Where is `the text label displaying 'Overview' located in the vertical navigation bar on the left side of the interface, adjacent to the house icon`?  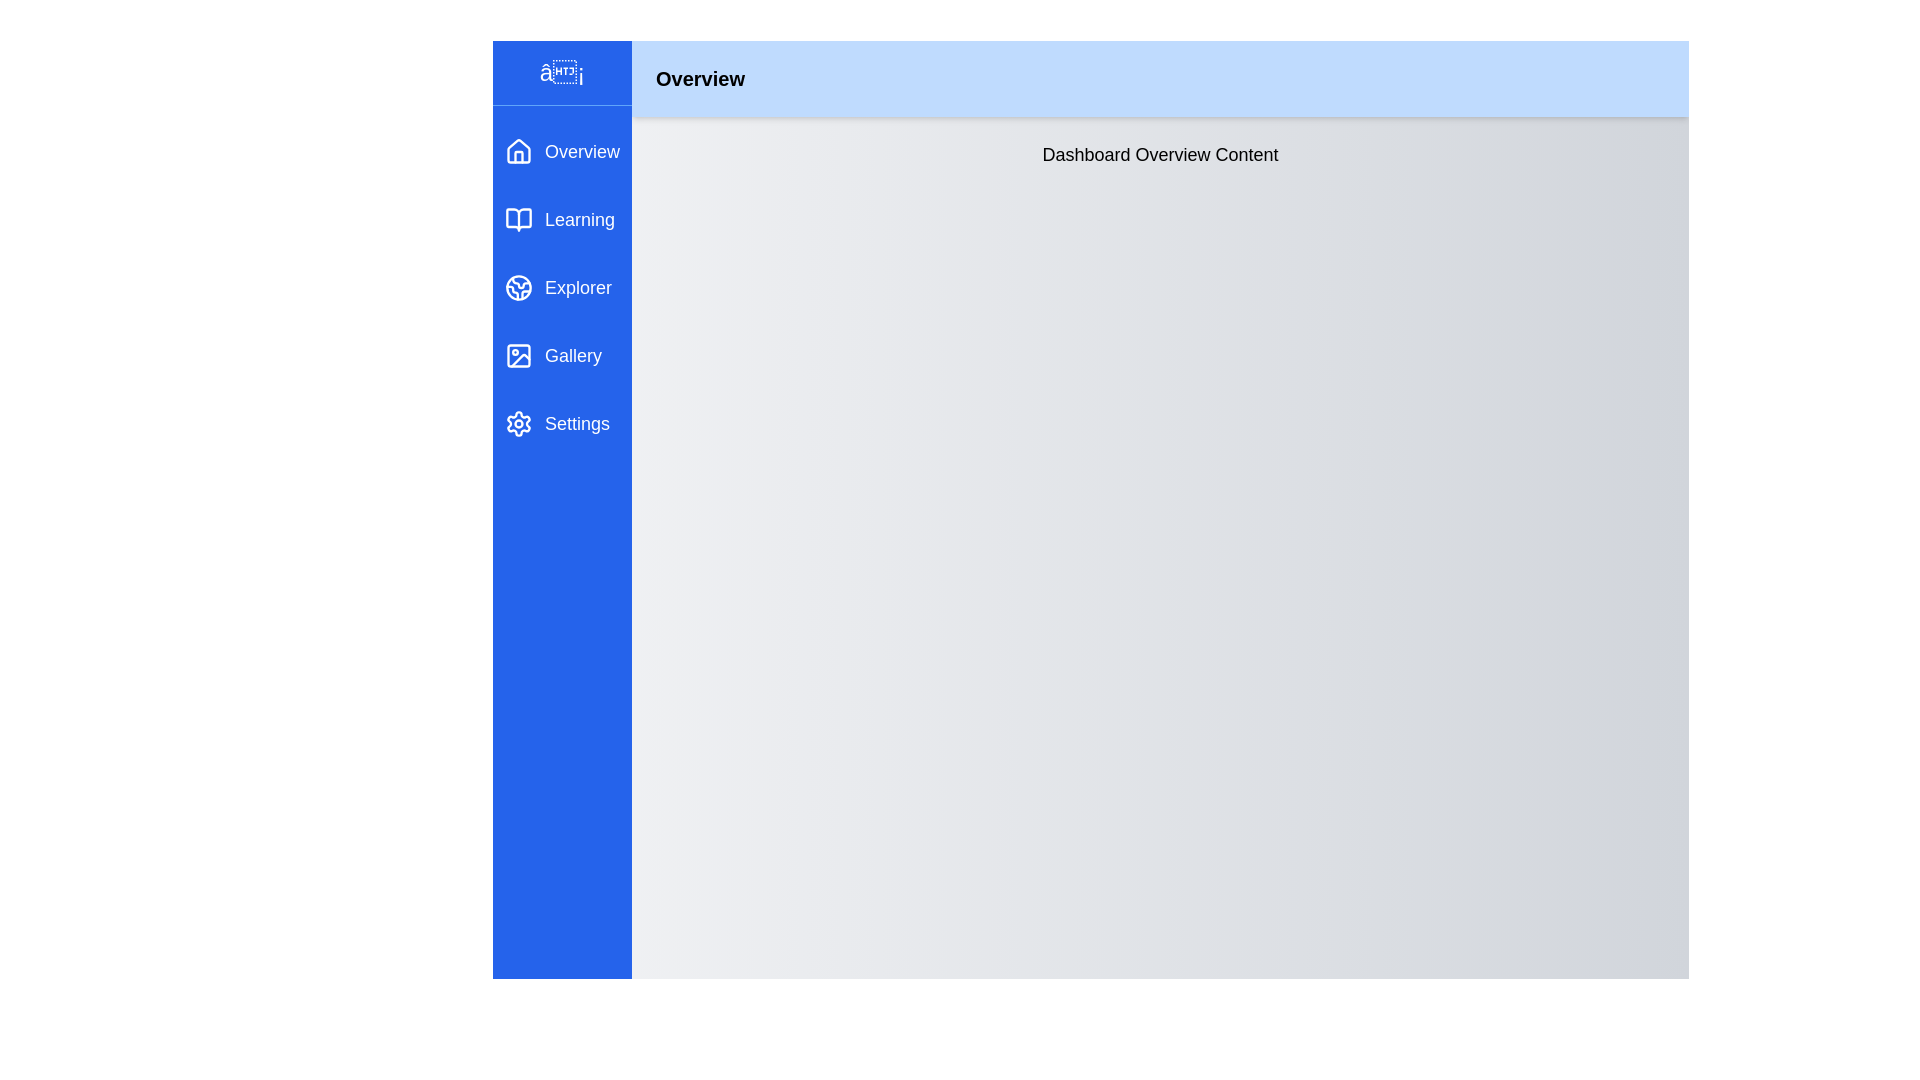 the text label displaying 'Overview' located in the vertical navigation bar on the left side of the interface, adjacent to the house icon is located at coordinates (581, 150).